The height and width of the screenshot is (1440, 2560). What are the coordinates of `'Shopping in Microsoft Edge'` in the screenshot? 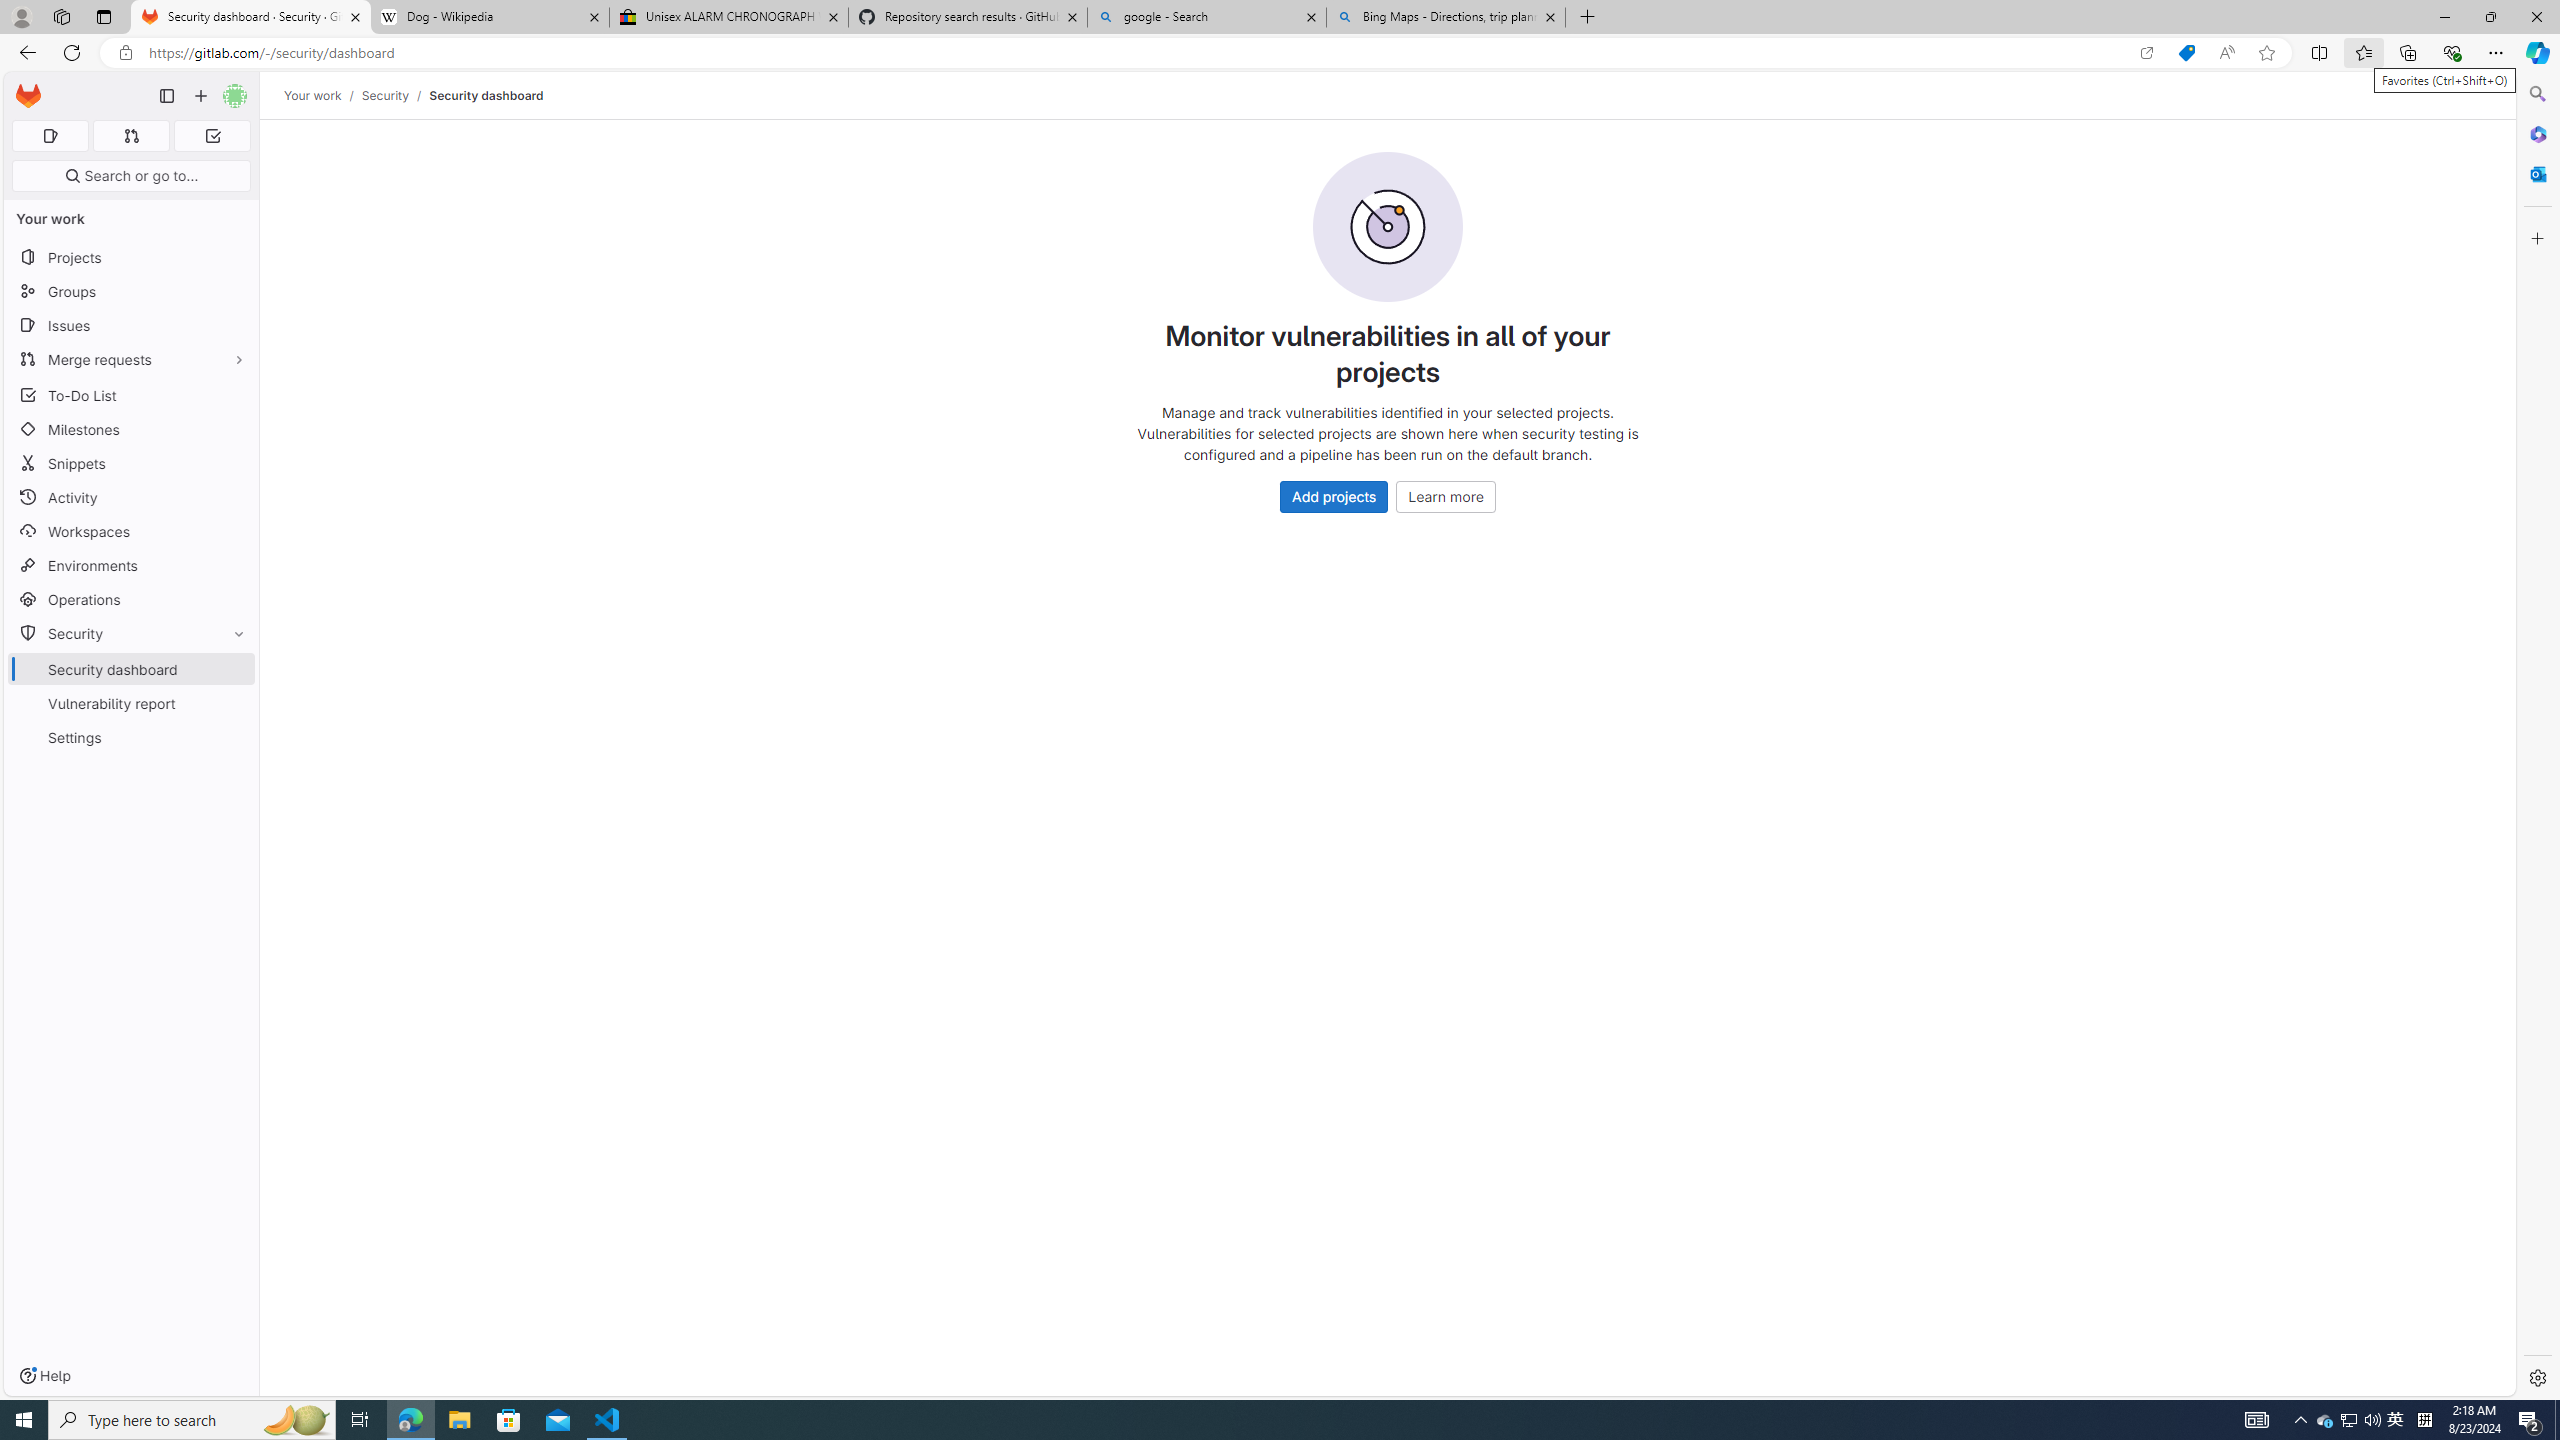 It's located at (2185, 53).